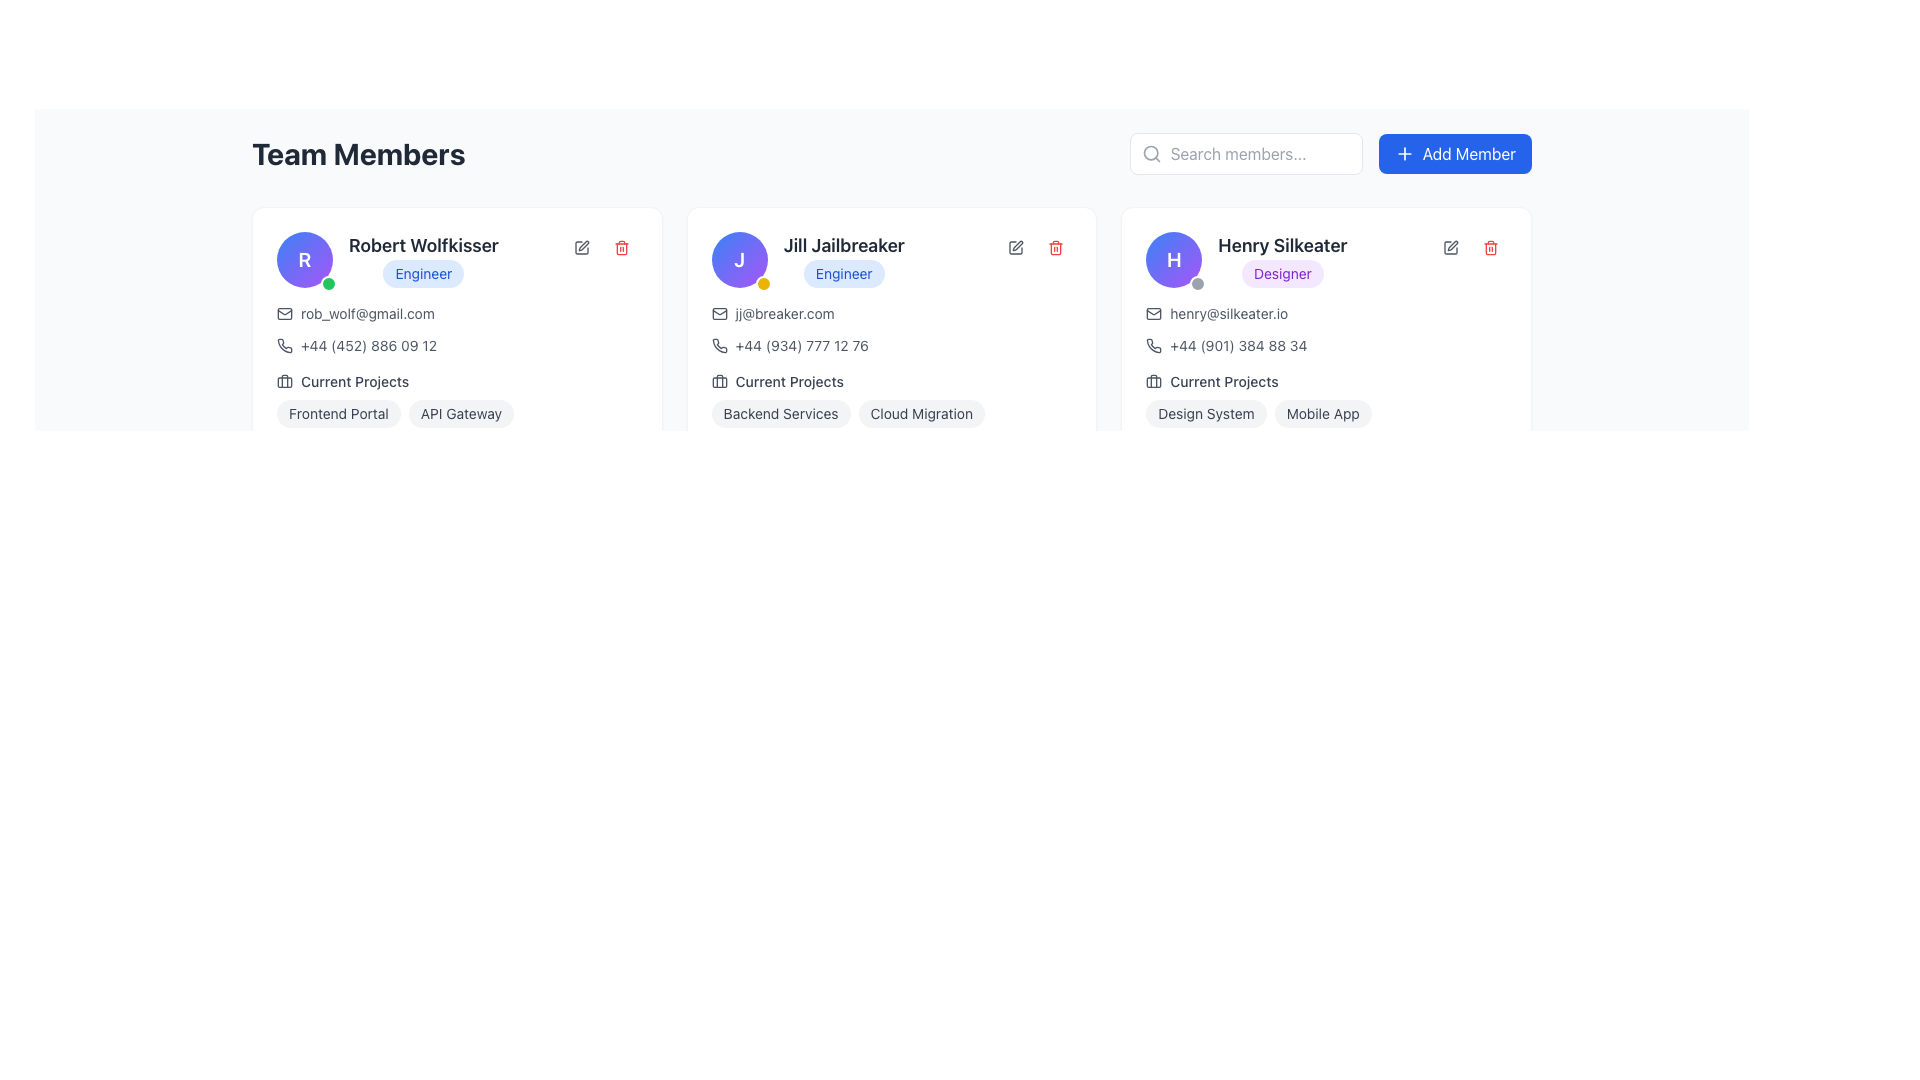 The image size is (1920, 1080). What do you see at coordinates (620, 246) in the screenshot?
I see `the trash icon button, which is the second interactive option in the action section of the member card for user 'Robert Wolfkisser'` at bounding box center [620, 246].